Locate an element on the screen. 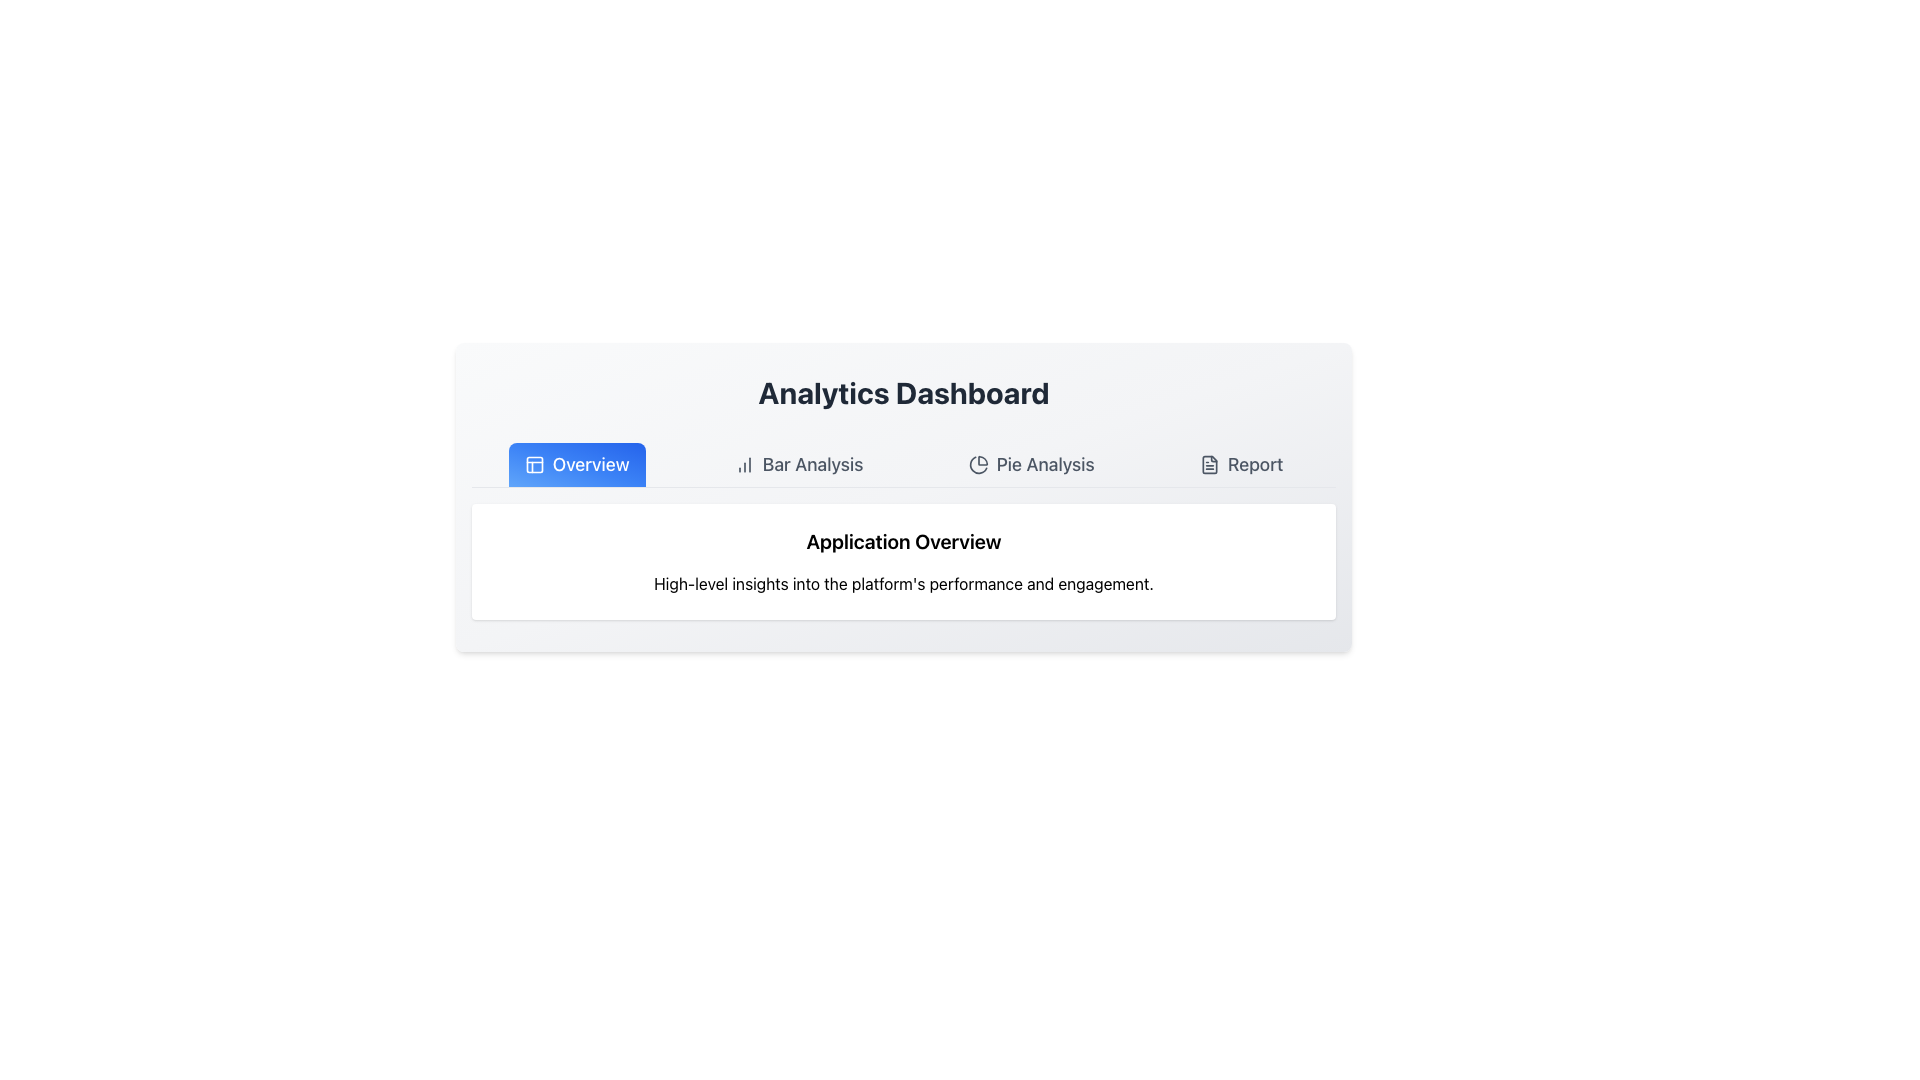 This screenshot has height=1080, width=1920. the 'Pie Analysis' icon in the navigation bar, which is the third item from the left and visually indicates the section's purpose is located at coordinates (978, 465).